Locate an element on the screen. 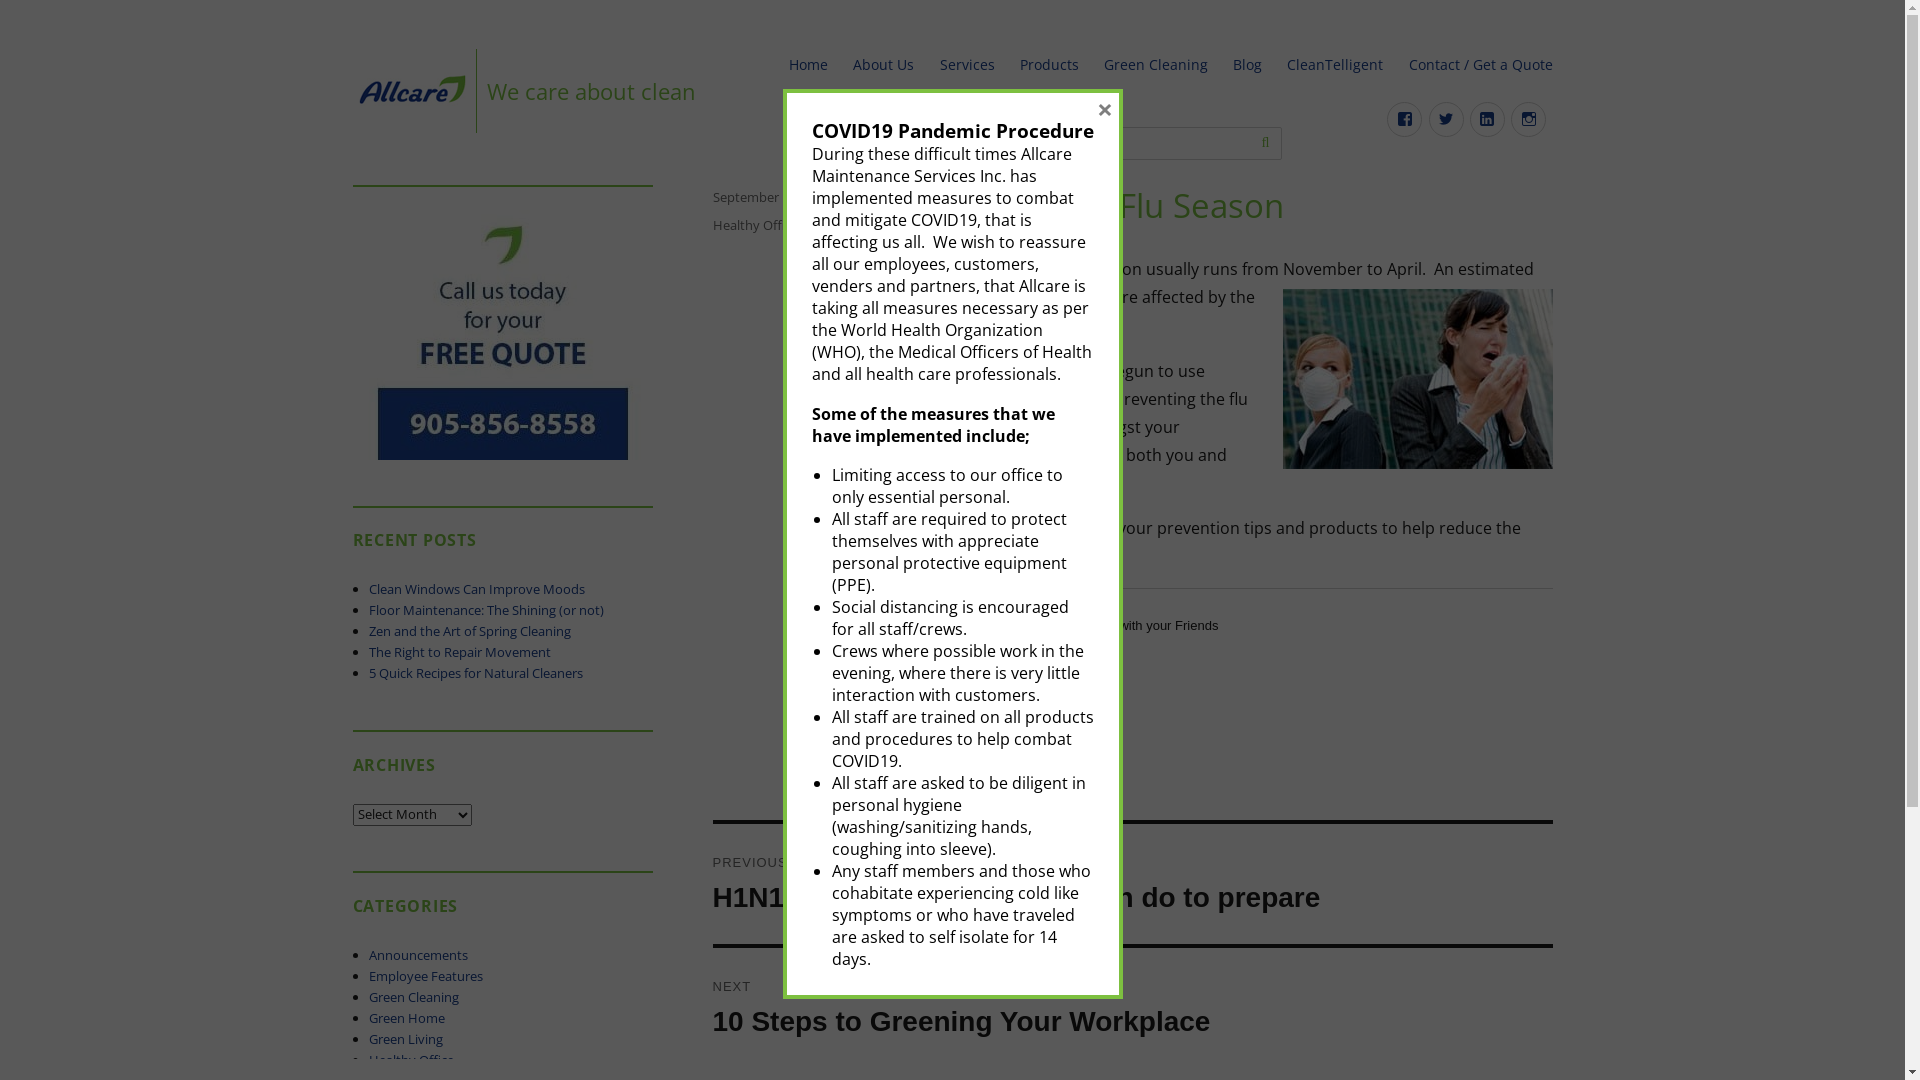 The image size is (1920, 1080). 'Announcements' is located at coordinates (417, 954).